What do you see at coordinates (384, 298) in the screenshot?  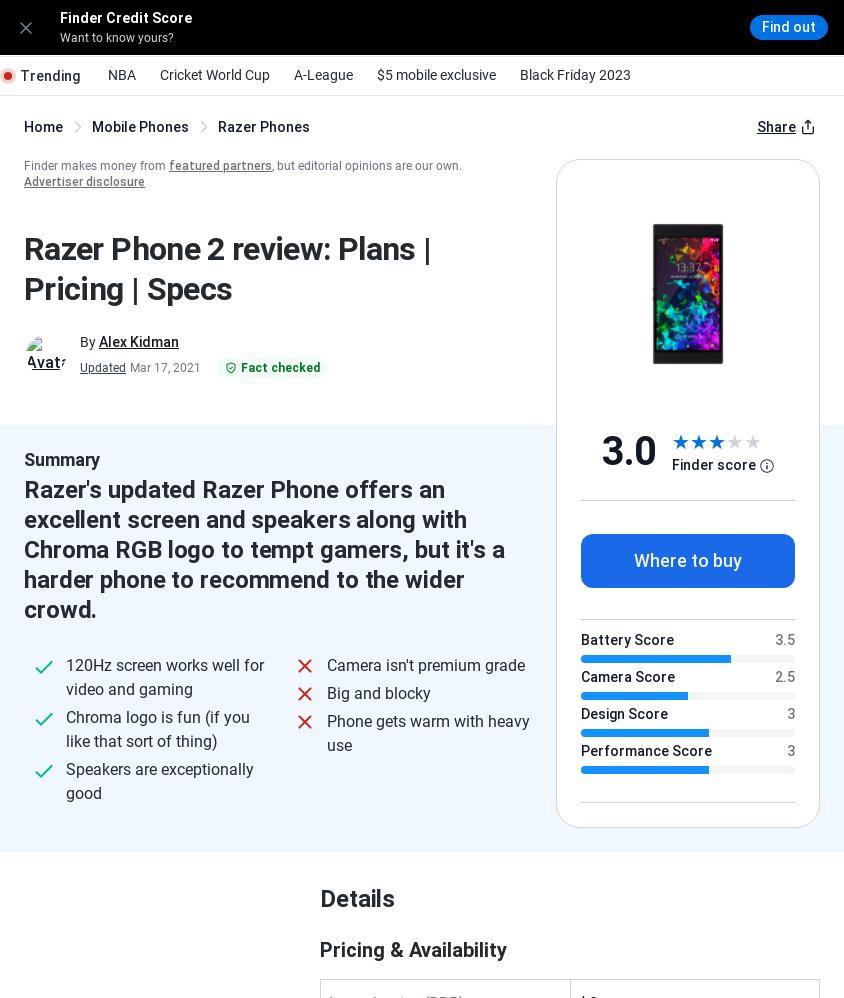 I see `'Read more…'` at bounding box center [384, 298].